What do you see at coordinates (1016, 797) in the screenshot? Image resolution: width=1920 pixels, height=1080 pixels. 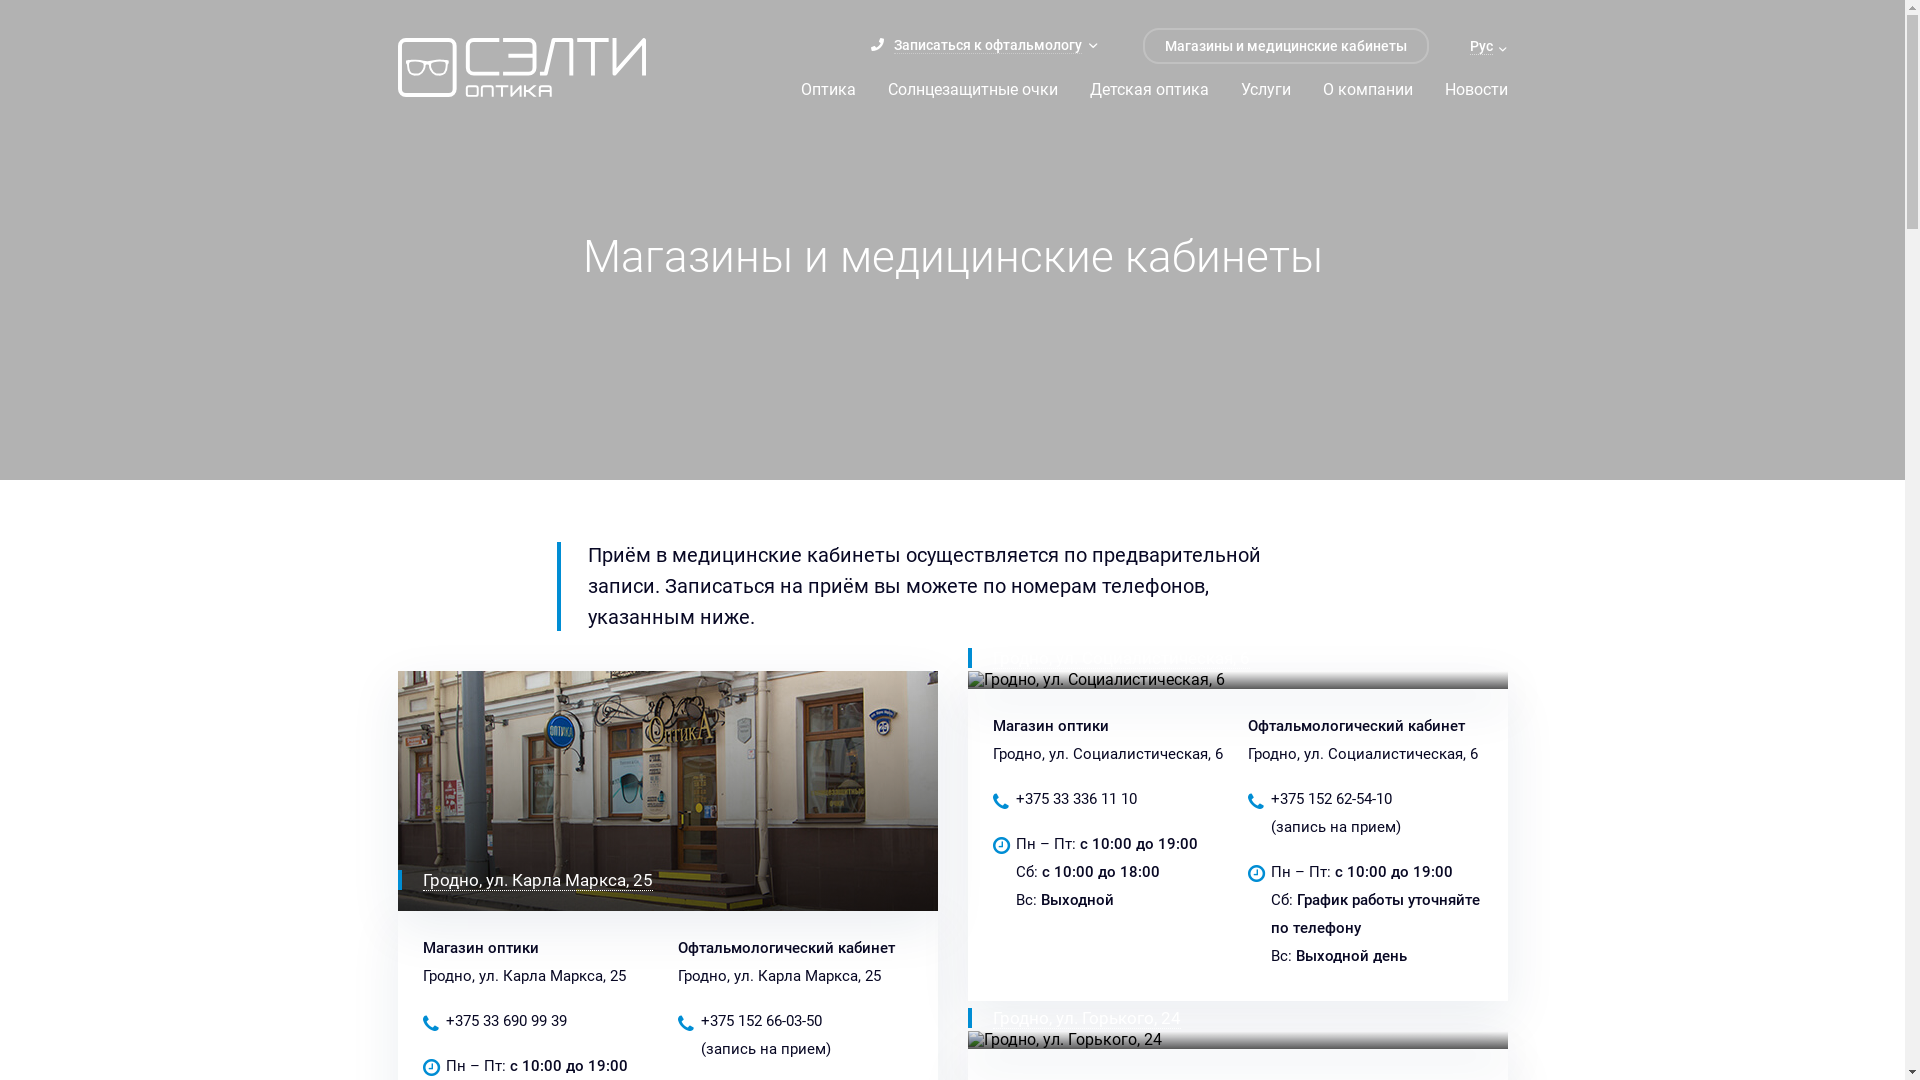 I see `'+375 33 336 11 10'` at bounding box center [1016, 797].